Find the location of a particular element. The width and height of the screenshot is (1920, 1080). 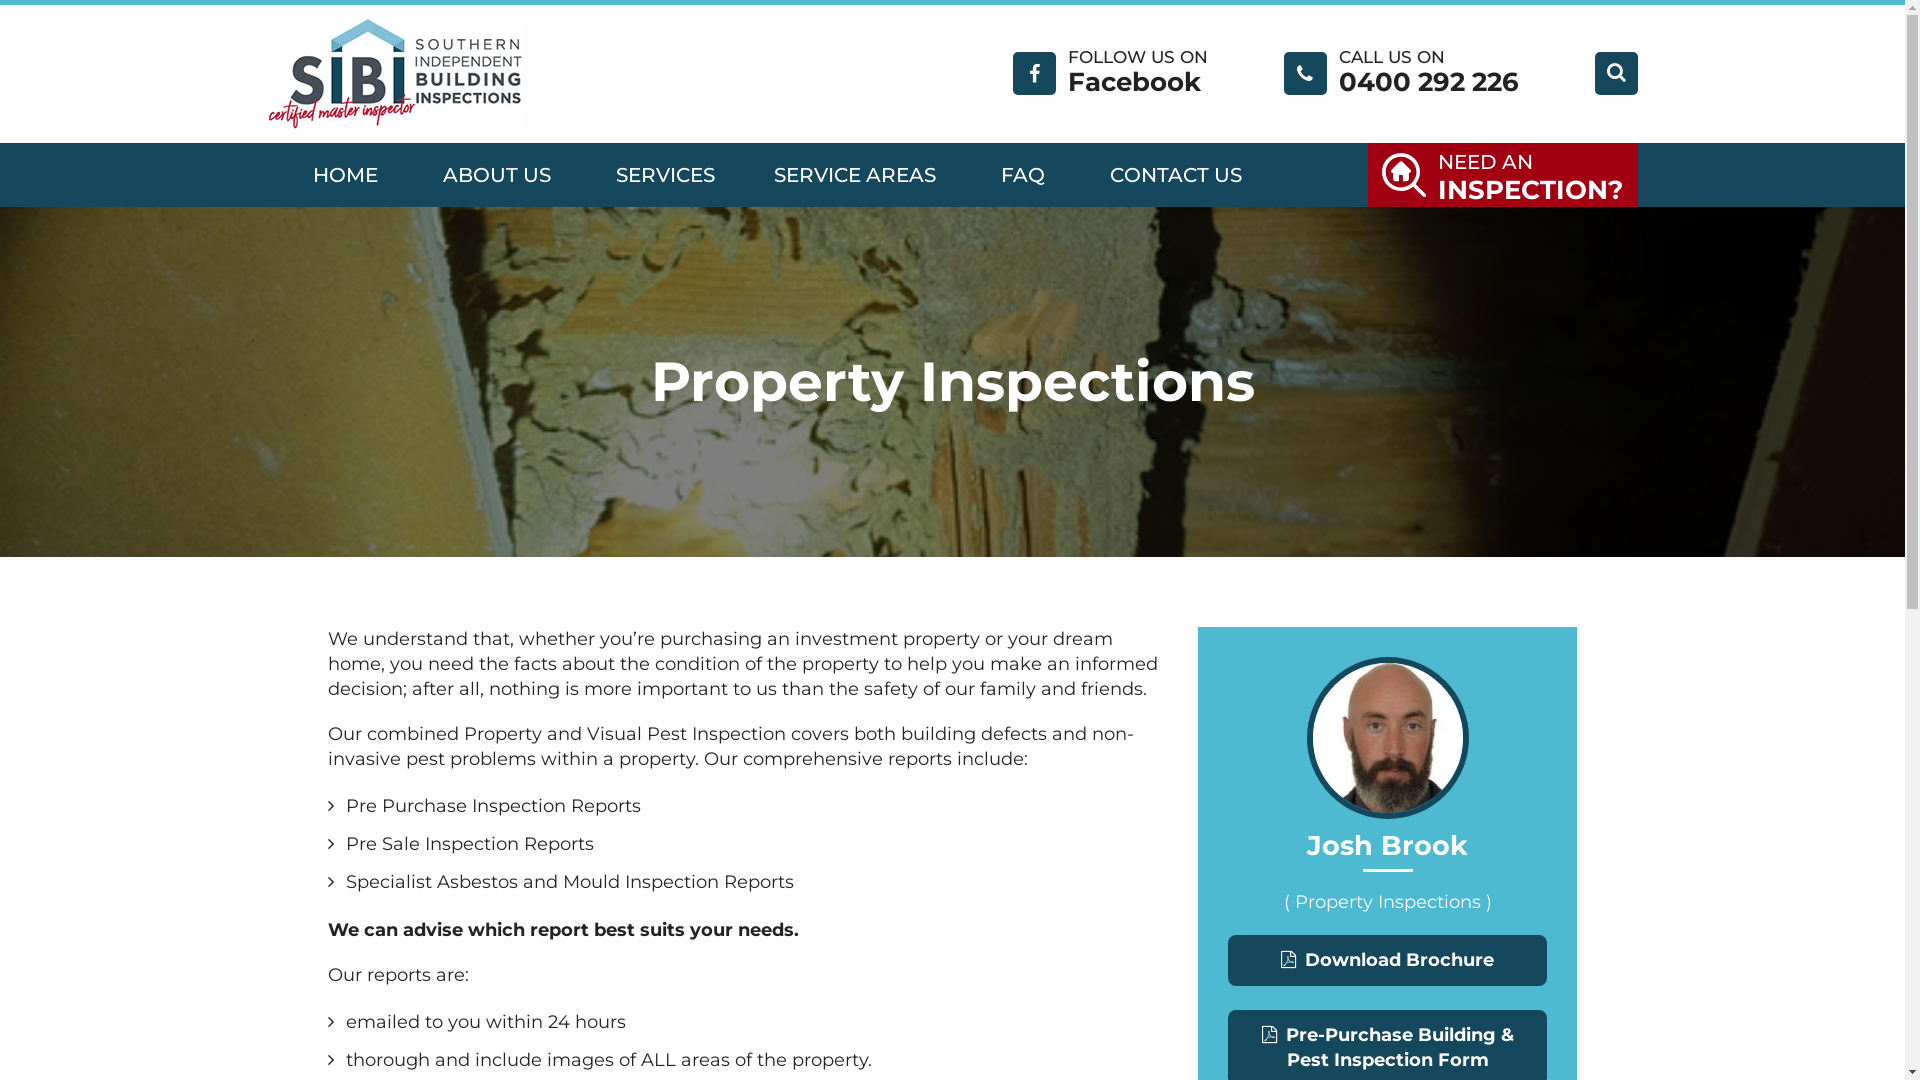

'Facebook' is located at coordinates (1134, 80).